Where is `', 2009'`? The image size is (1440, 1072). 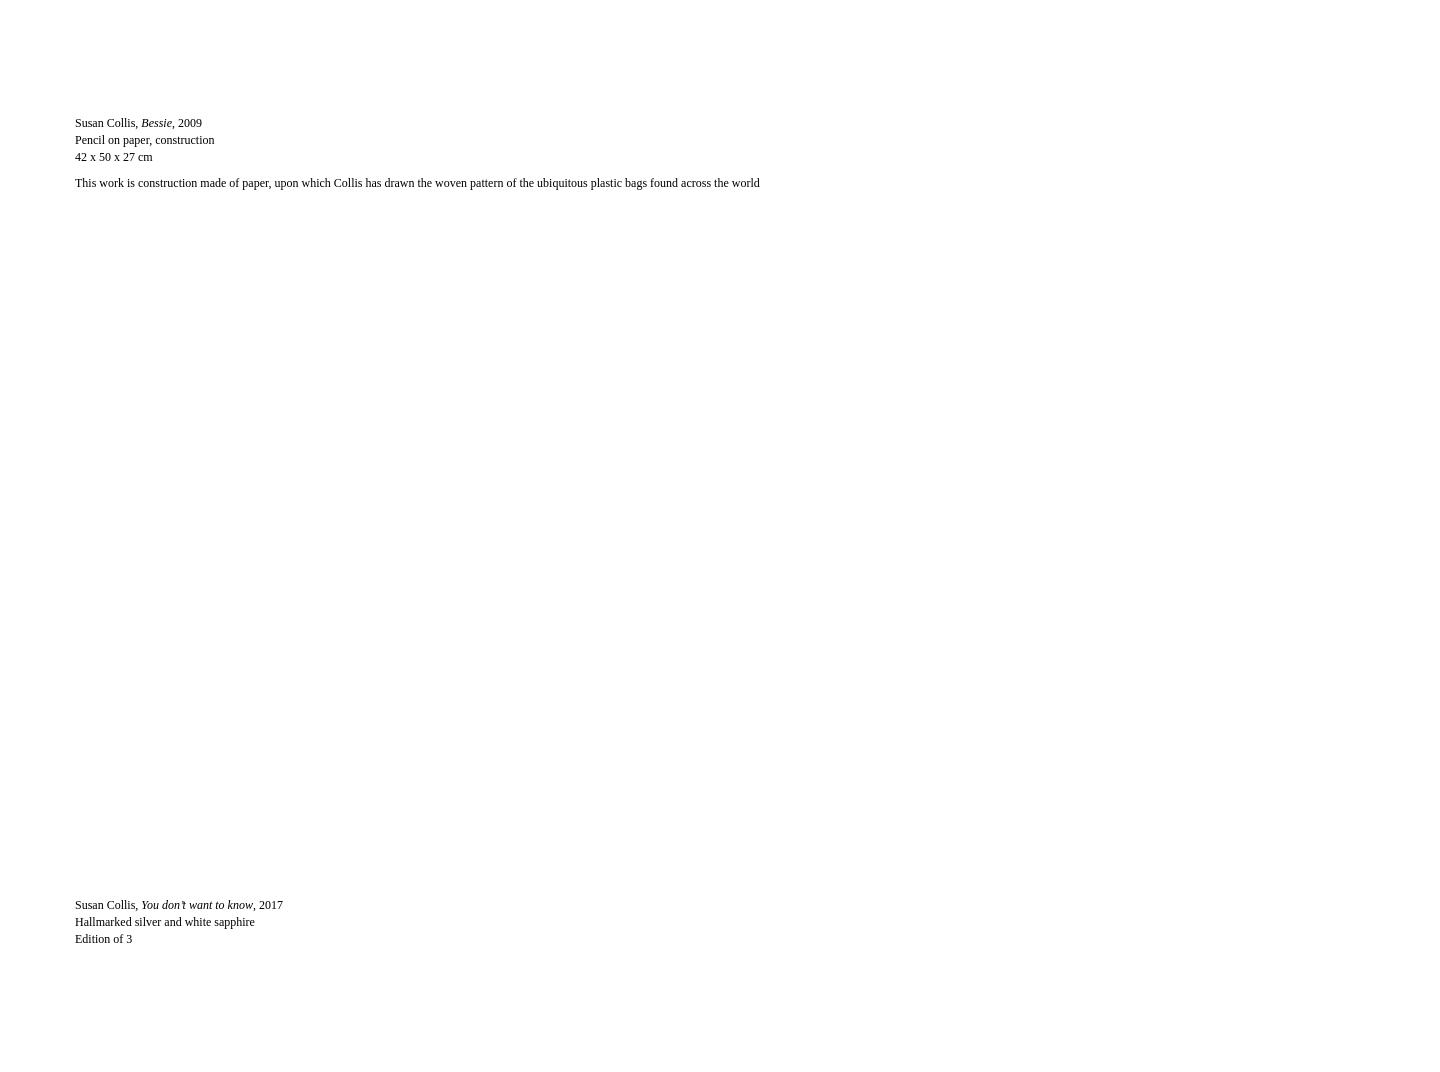 ', 2009' is located at coordinates (187, 122).